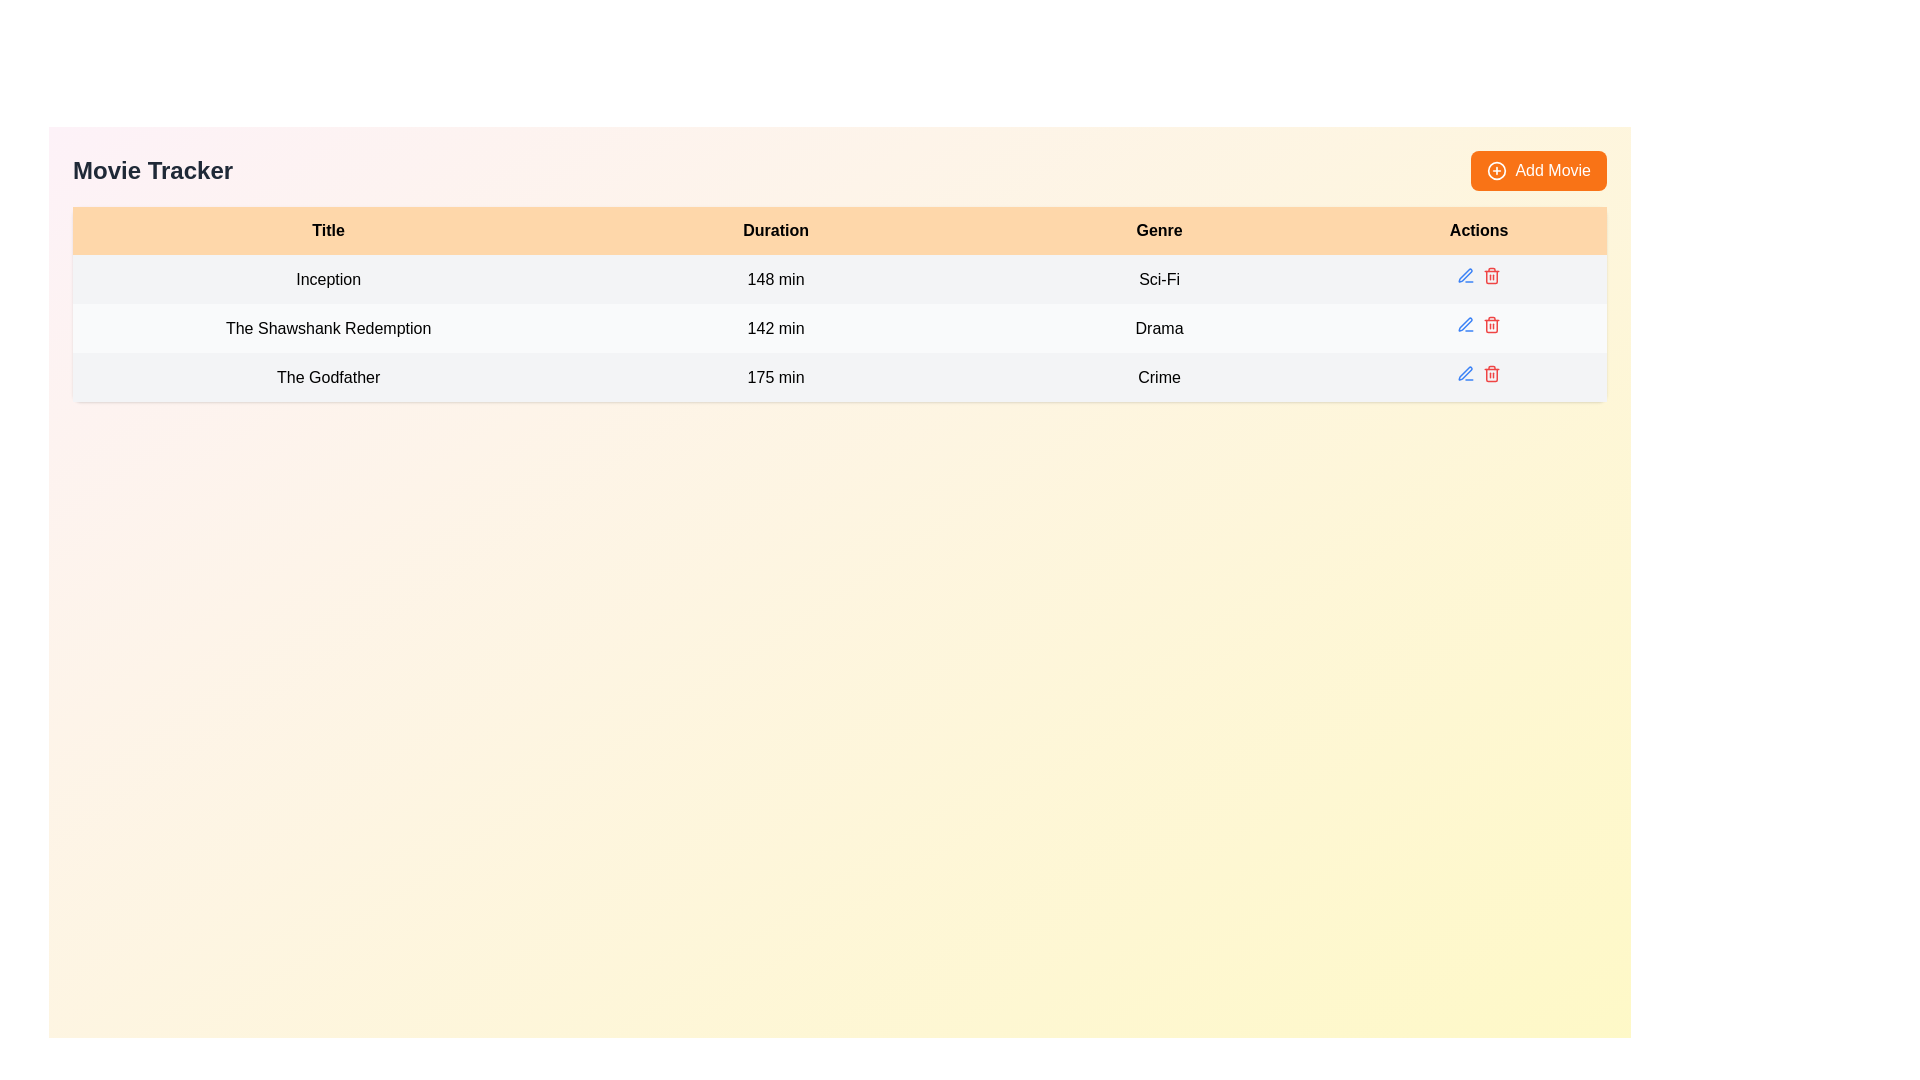  Describe the element at coordinates (328, 377) in the screenshot. I see `the static text label displaying the title of the movie 'The Godfather' located in the third row under the 'Title' column of the movie list` at that location.